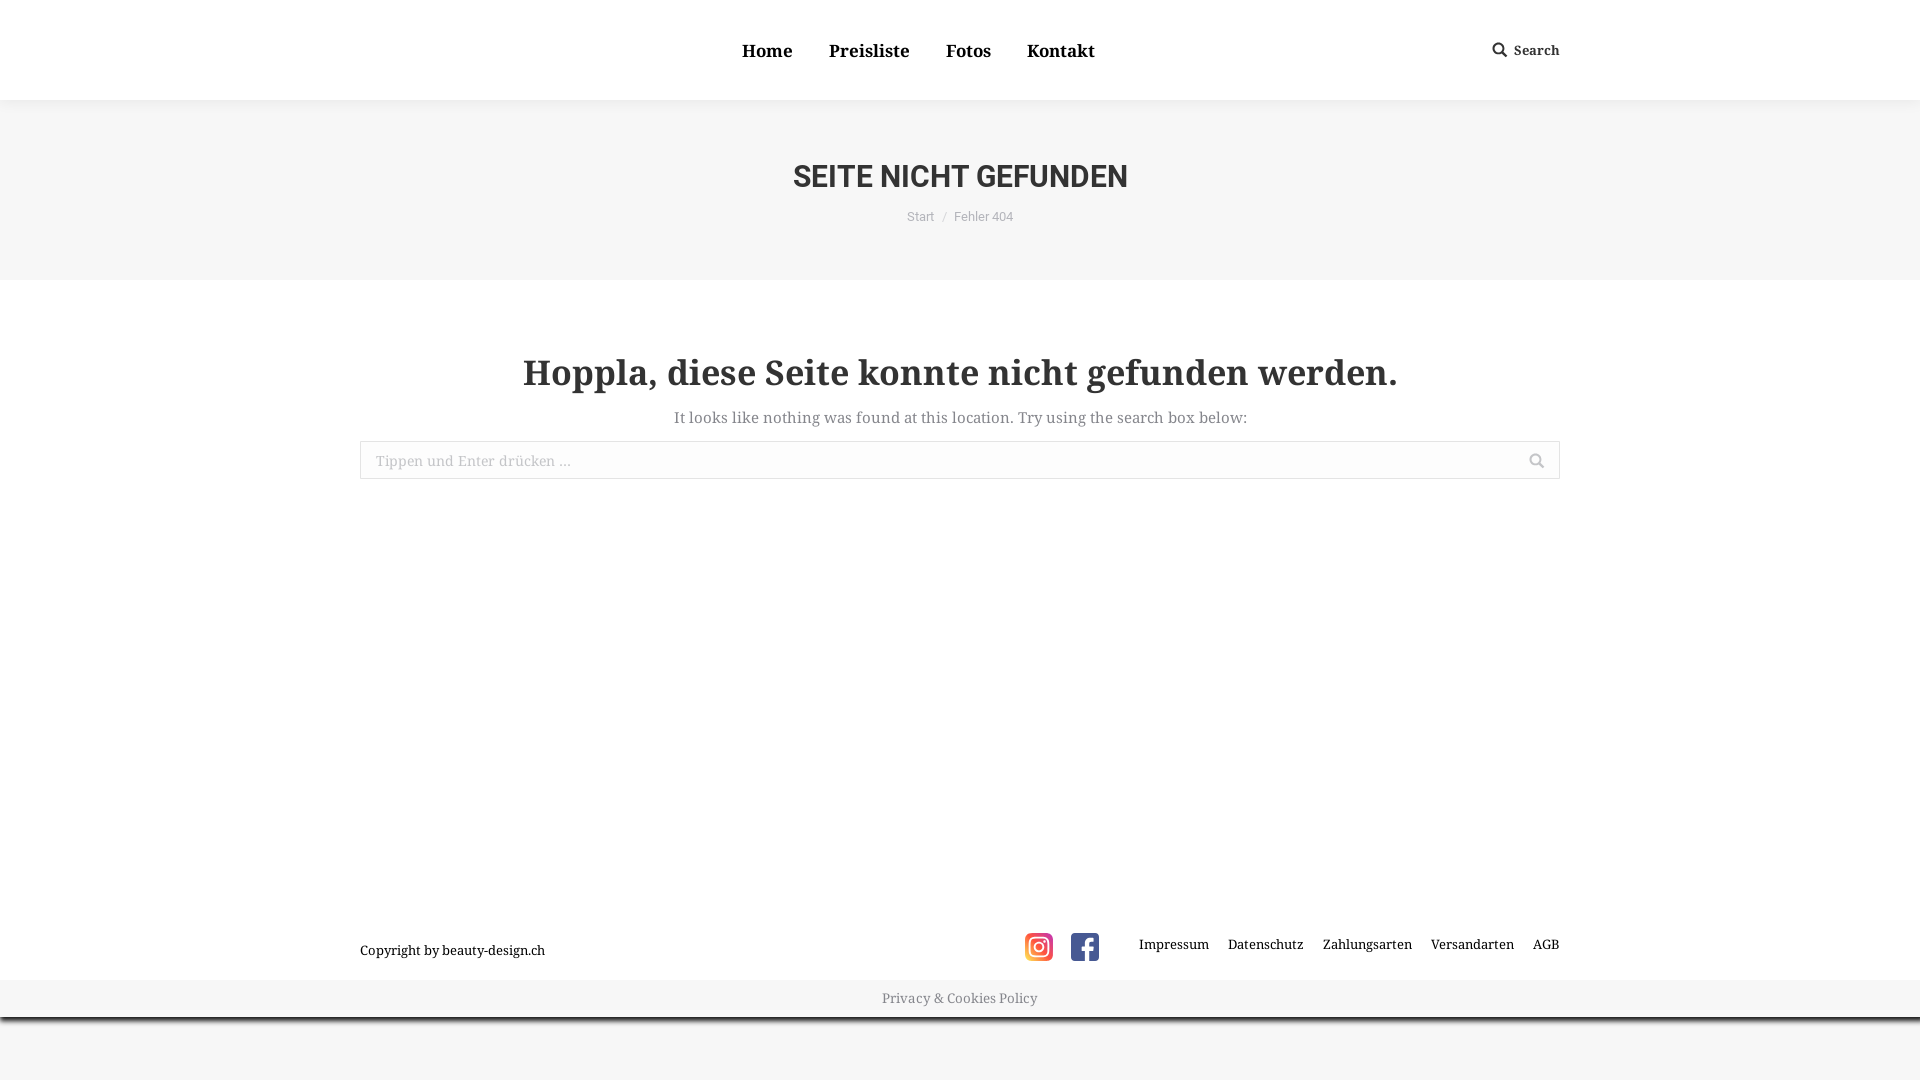 Image resolution: width=1920 pixels, height=1080 pixels. I want to click on 'AGB', so click(1545, 944).